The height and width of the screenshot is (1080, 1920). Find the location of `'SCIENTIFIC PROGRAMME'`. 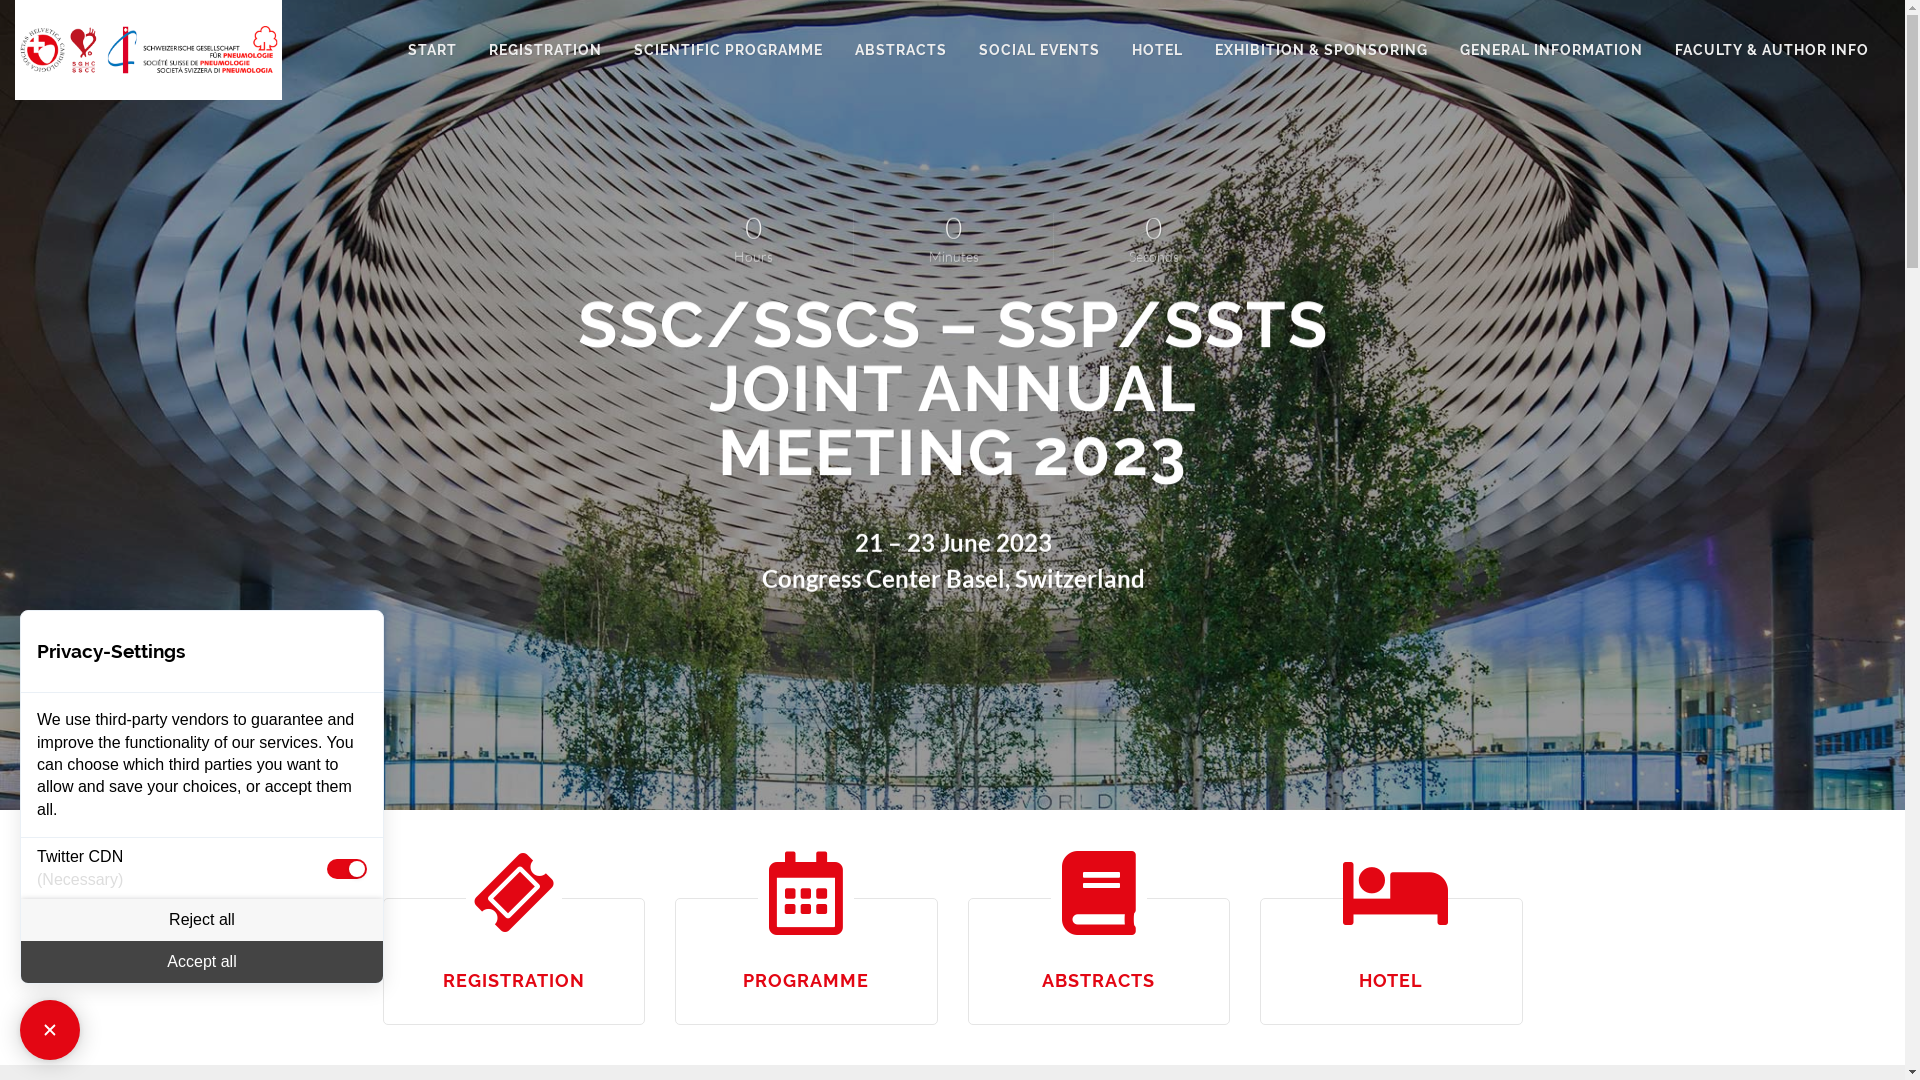

'SCIENTIFIC PROGRAMME' is located at coordinates (727, 49).